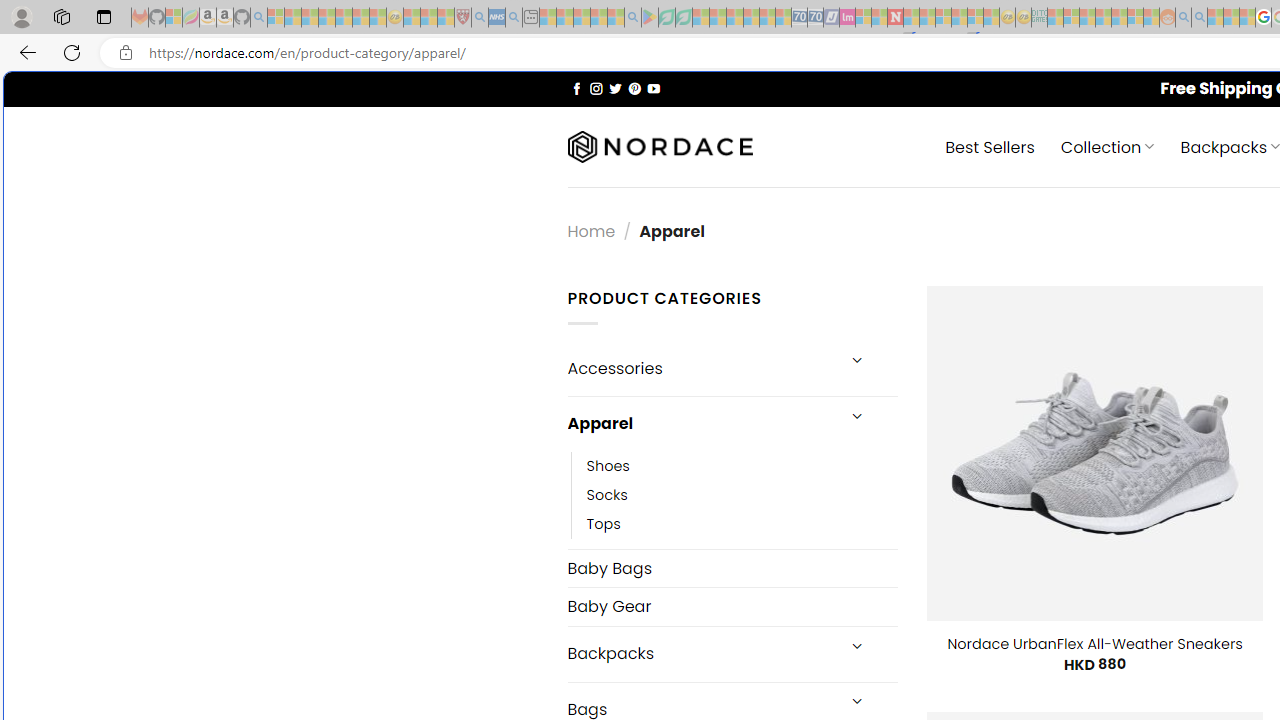  What do you see at coordinates (731, 568) in the screenshot?
I see `'Baby Bags'` at bounding box center [731, 568].